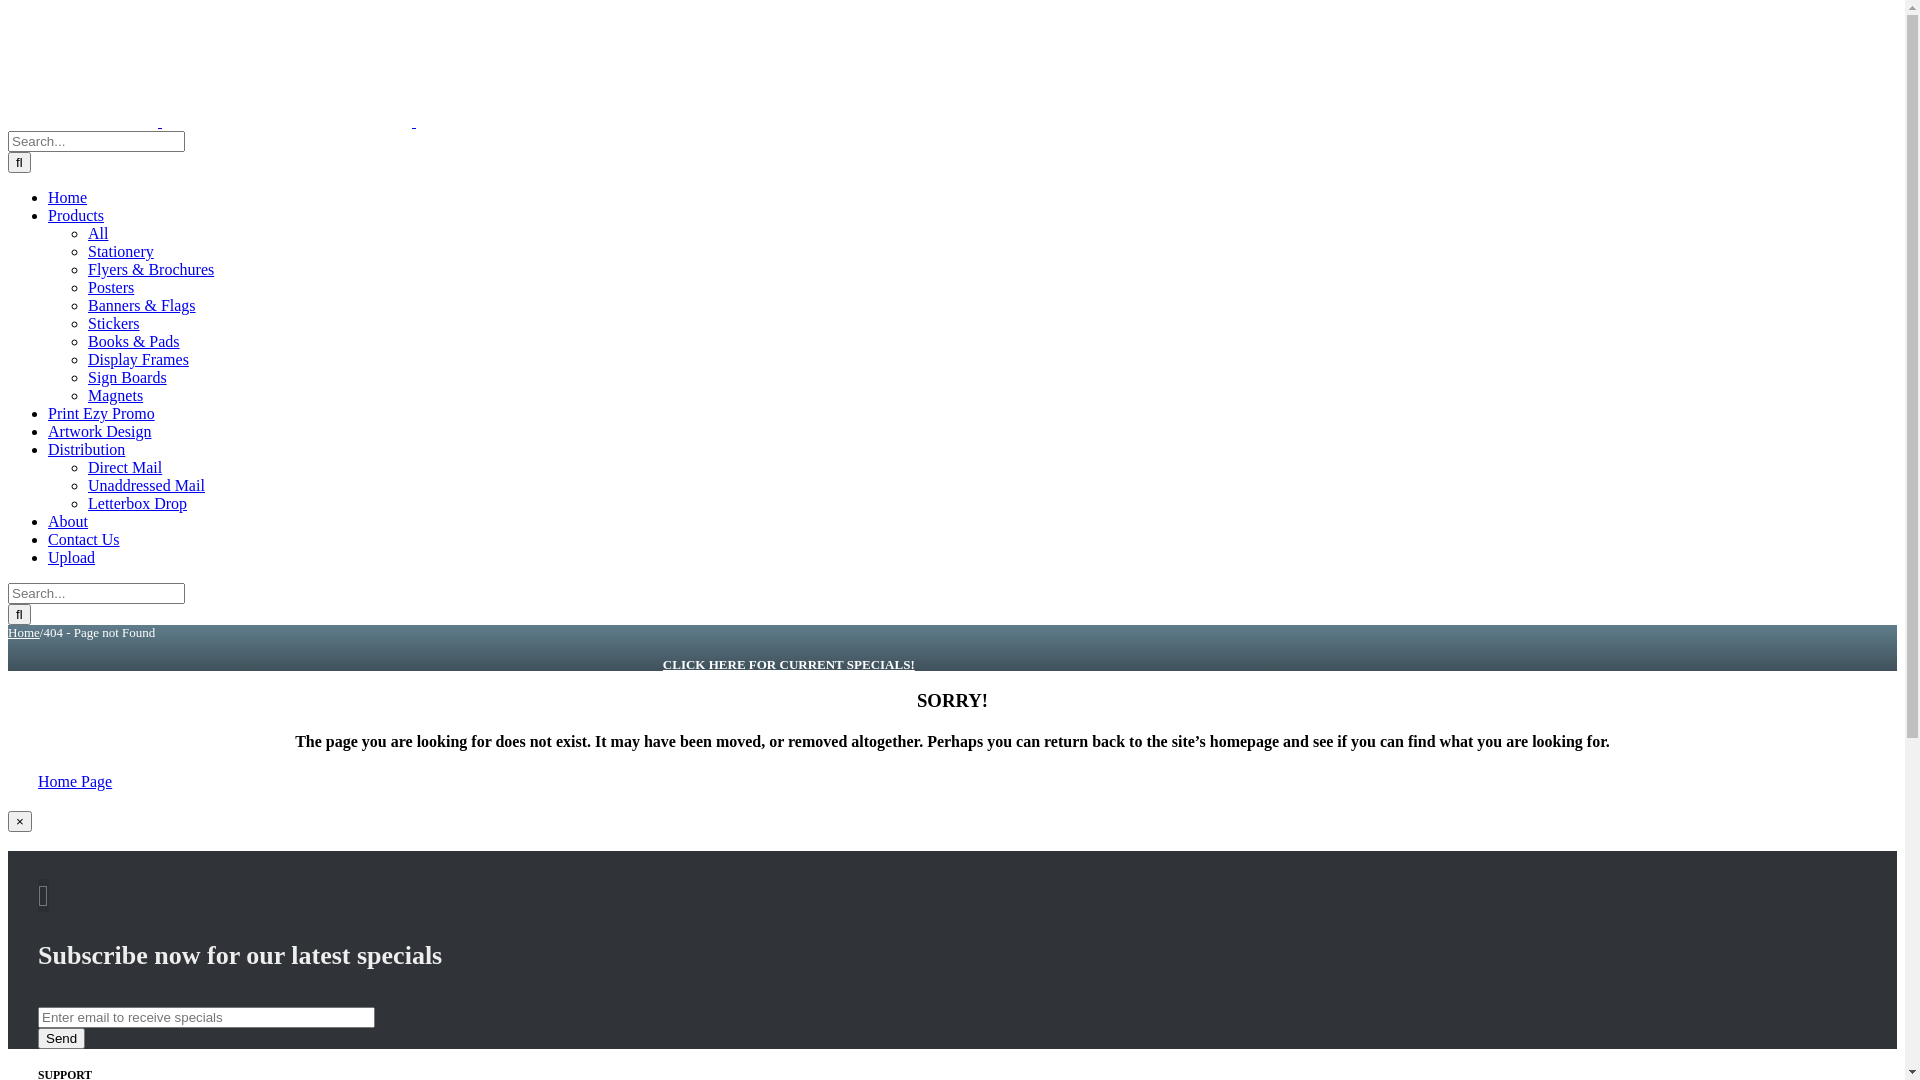 Image resolution: width=1920 pixels, height=1080 pixels. I want to click on 'Posters', so click(109, 287).